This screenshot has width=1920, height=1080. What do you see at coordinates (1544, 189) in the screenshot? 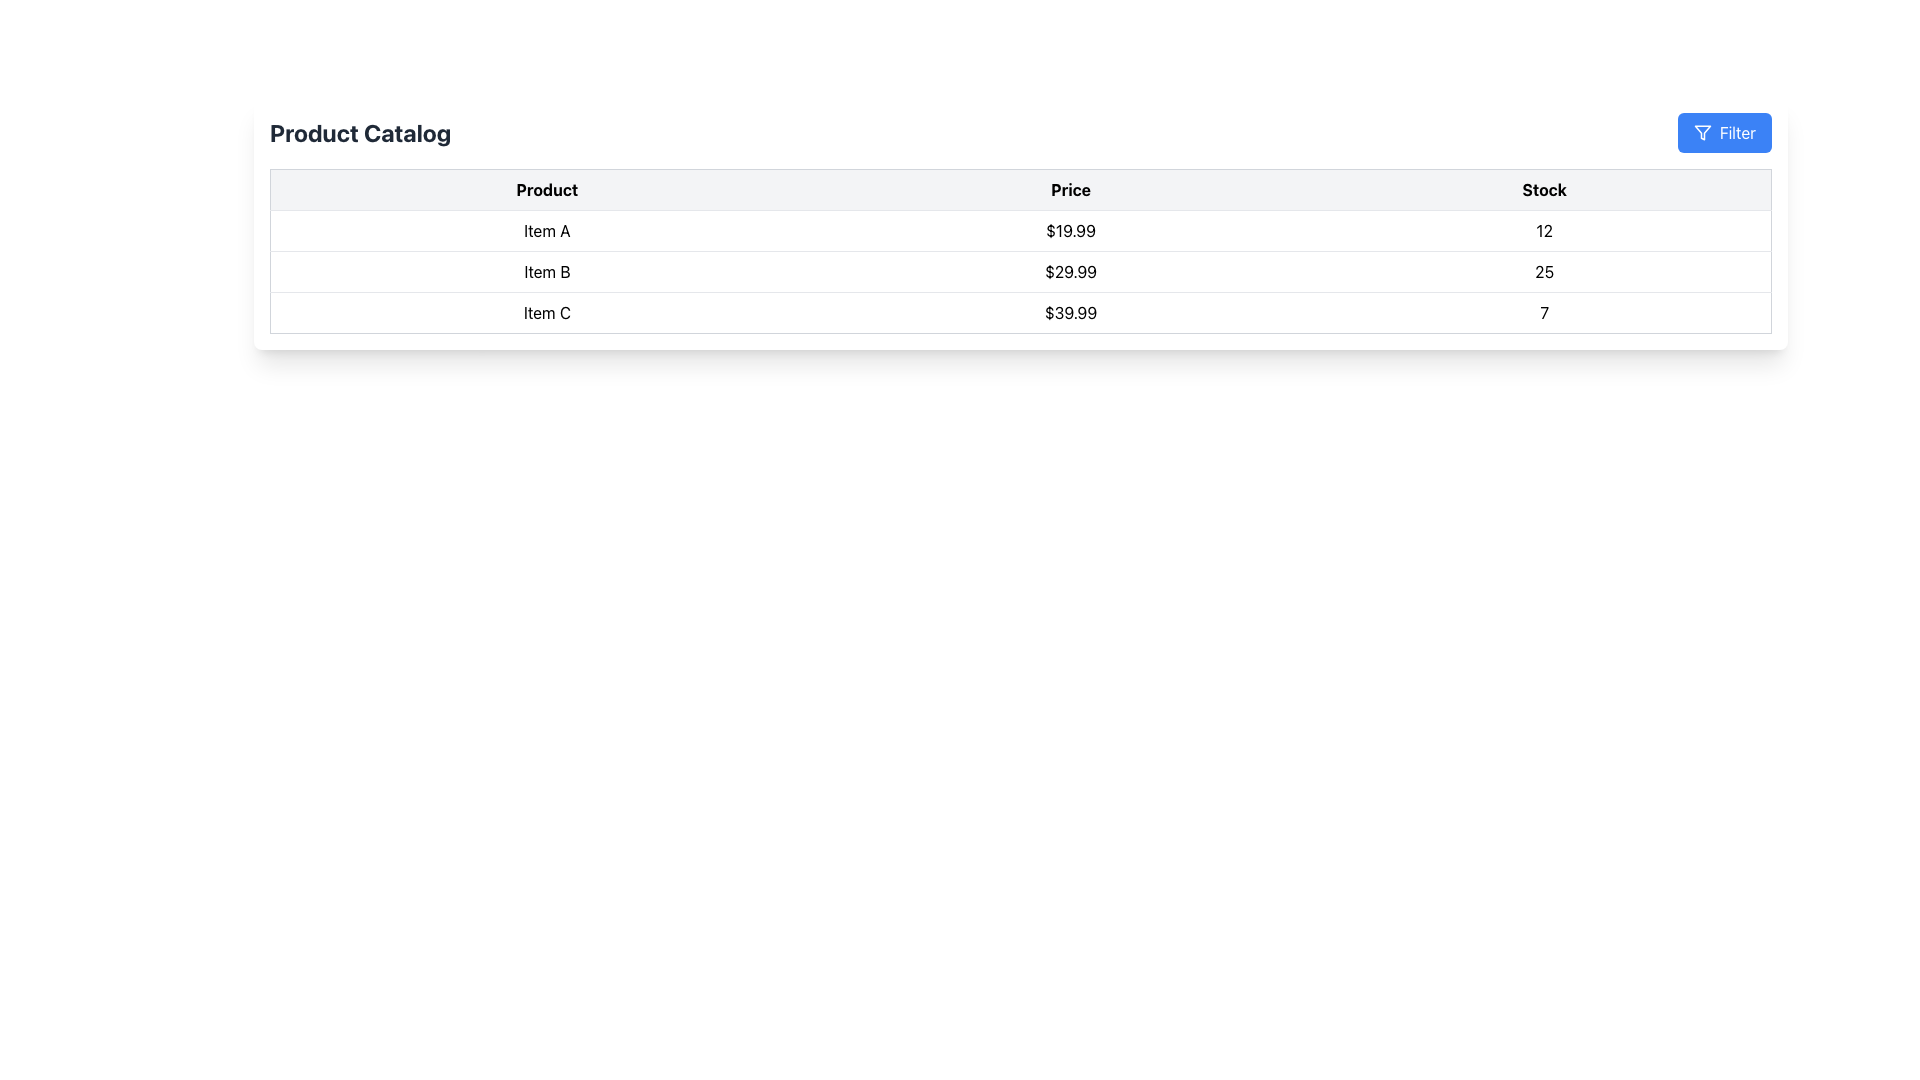
I see `the header cell labeled 'Stock' in the table, which is the third cell in the header row, positioned to the right of the 'Price' header cell` at bounding box center [1544, 189].